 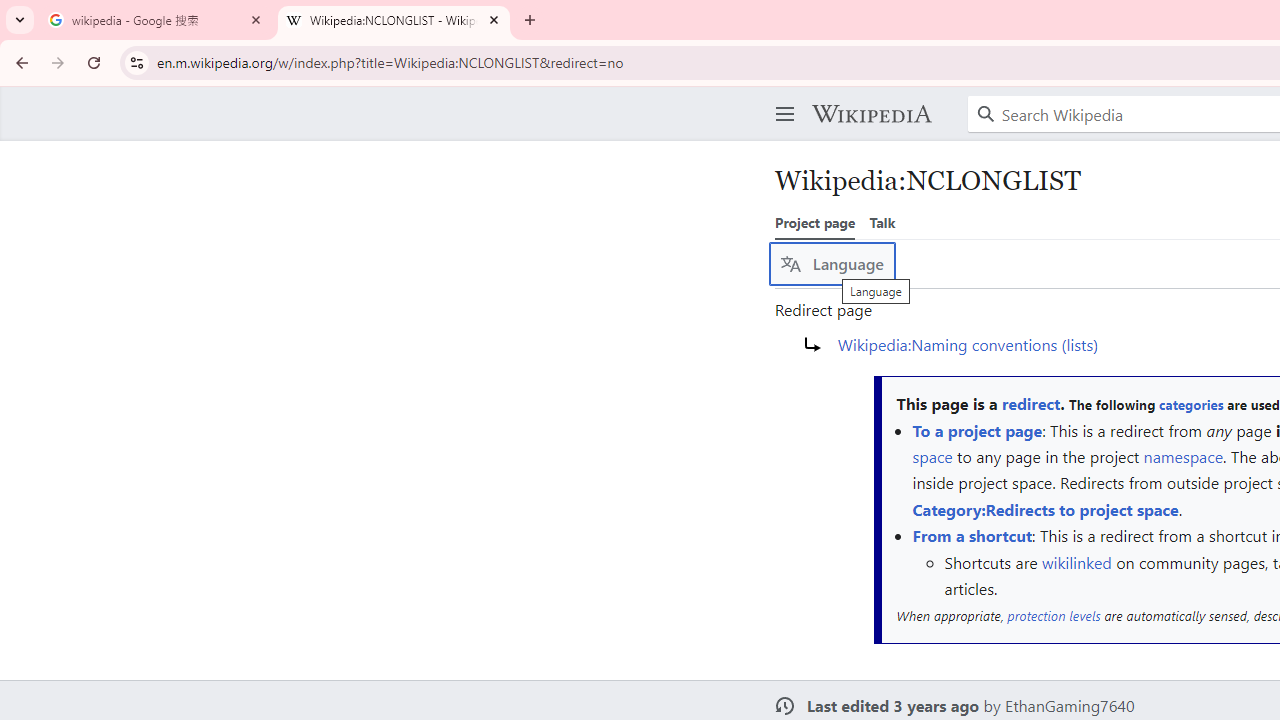 I want to click on 'Category:Redirects to project space', so click(x=1044, y=508).